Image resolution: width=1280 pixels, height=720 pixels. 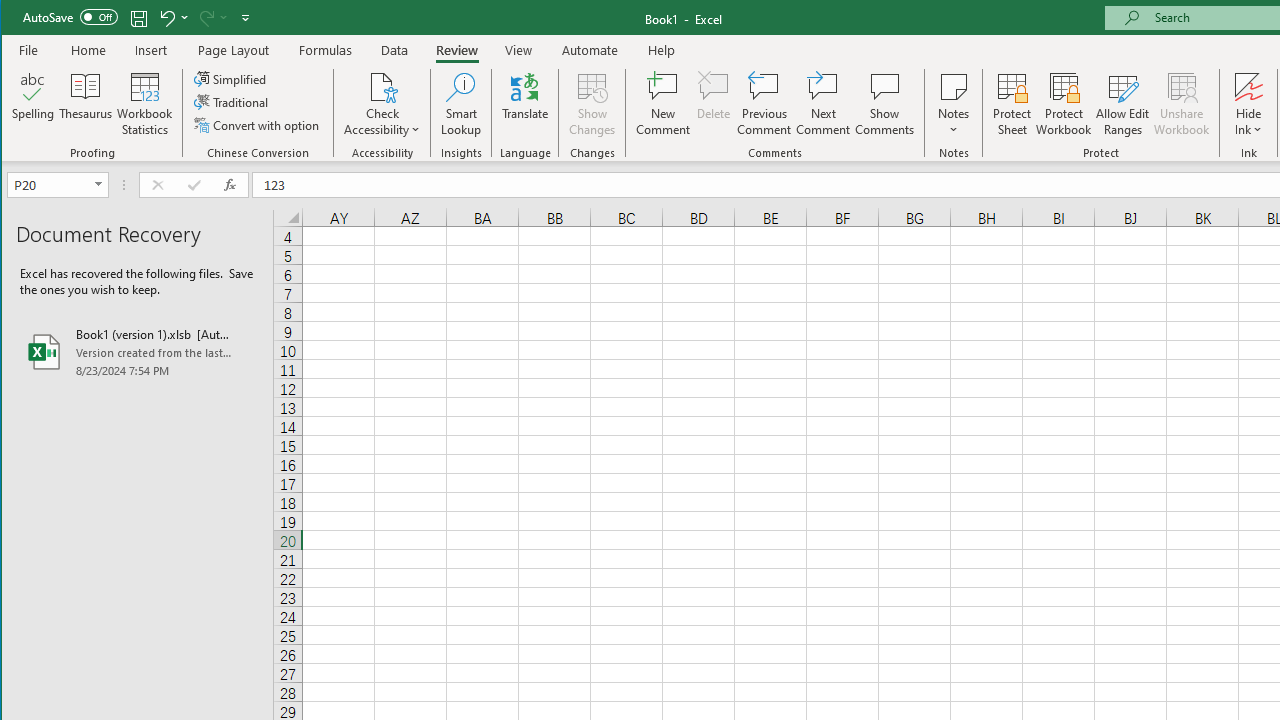 I want to click on 'Allow Edit Ranges', so click(x=1123, y=104).